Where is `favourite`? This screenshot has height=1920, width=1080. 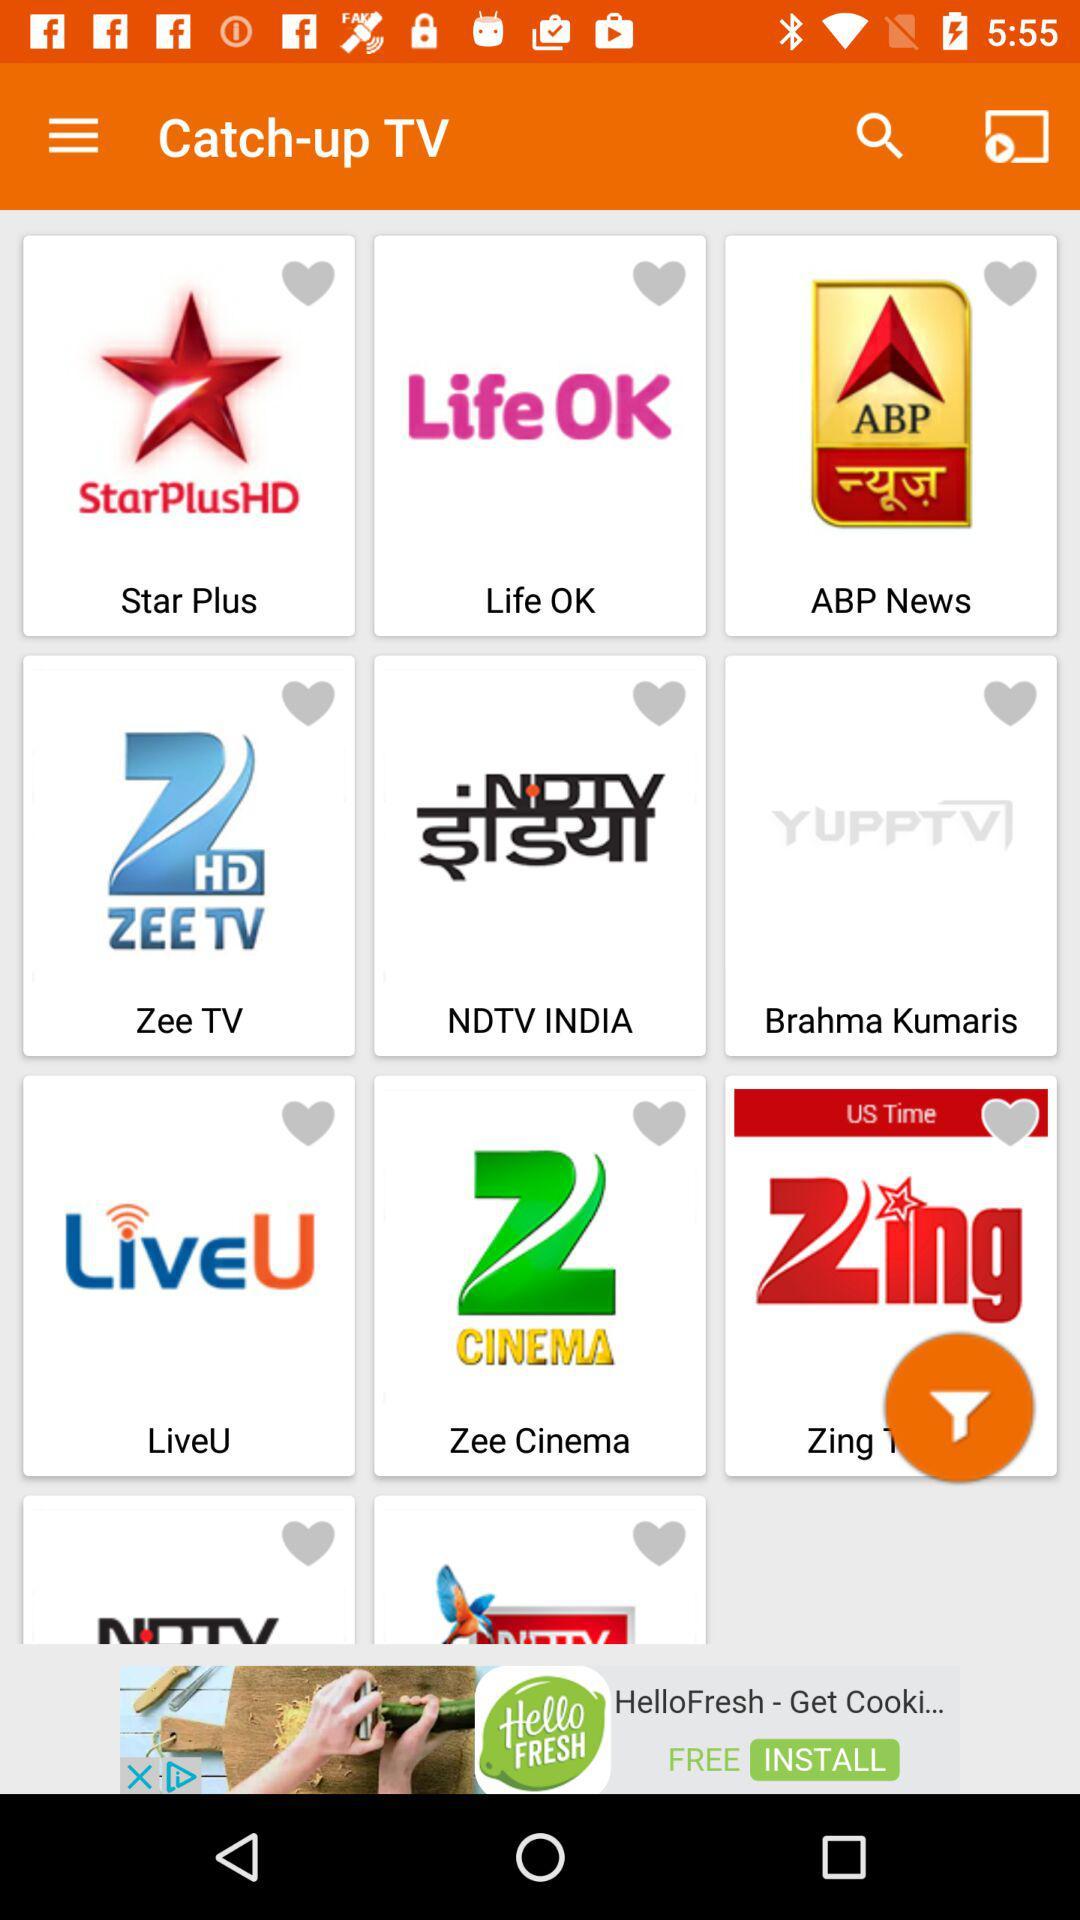
favourite is located at coordinates (659, 701).